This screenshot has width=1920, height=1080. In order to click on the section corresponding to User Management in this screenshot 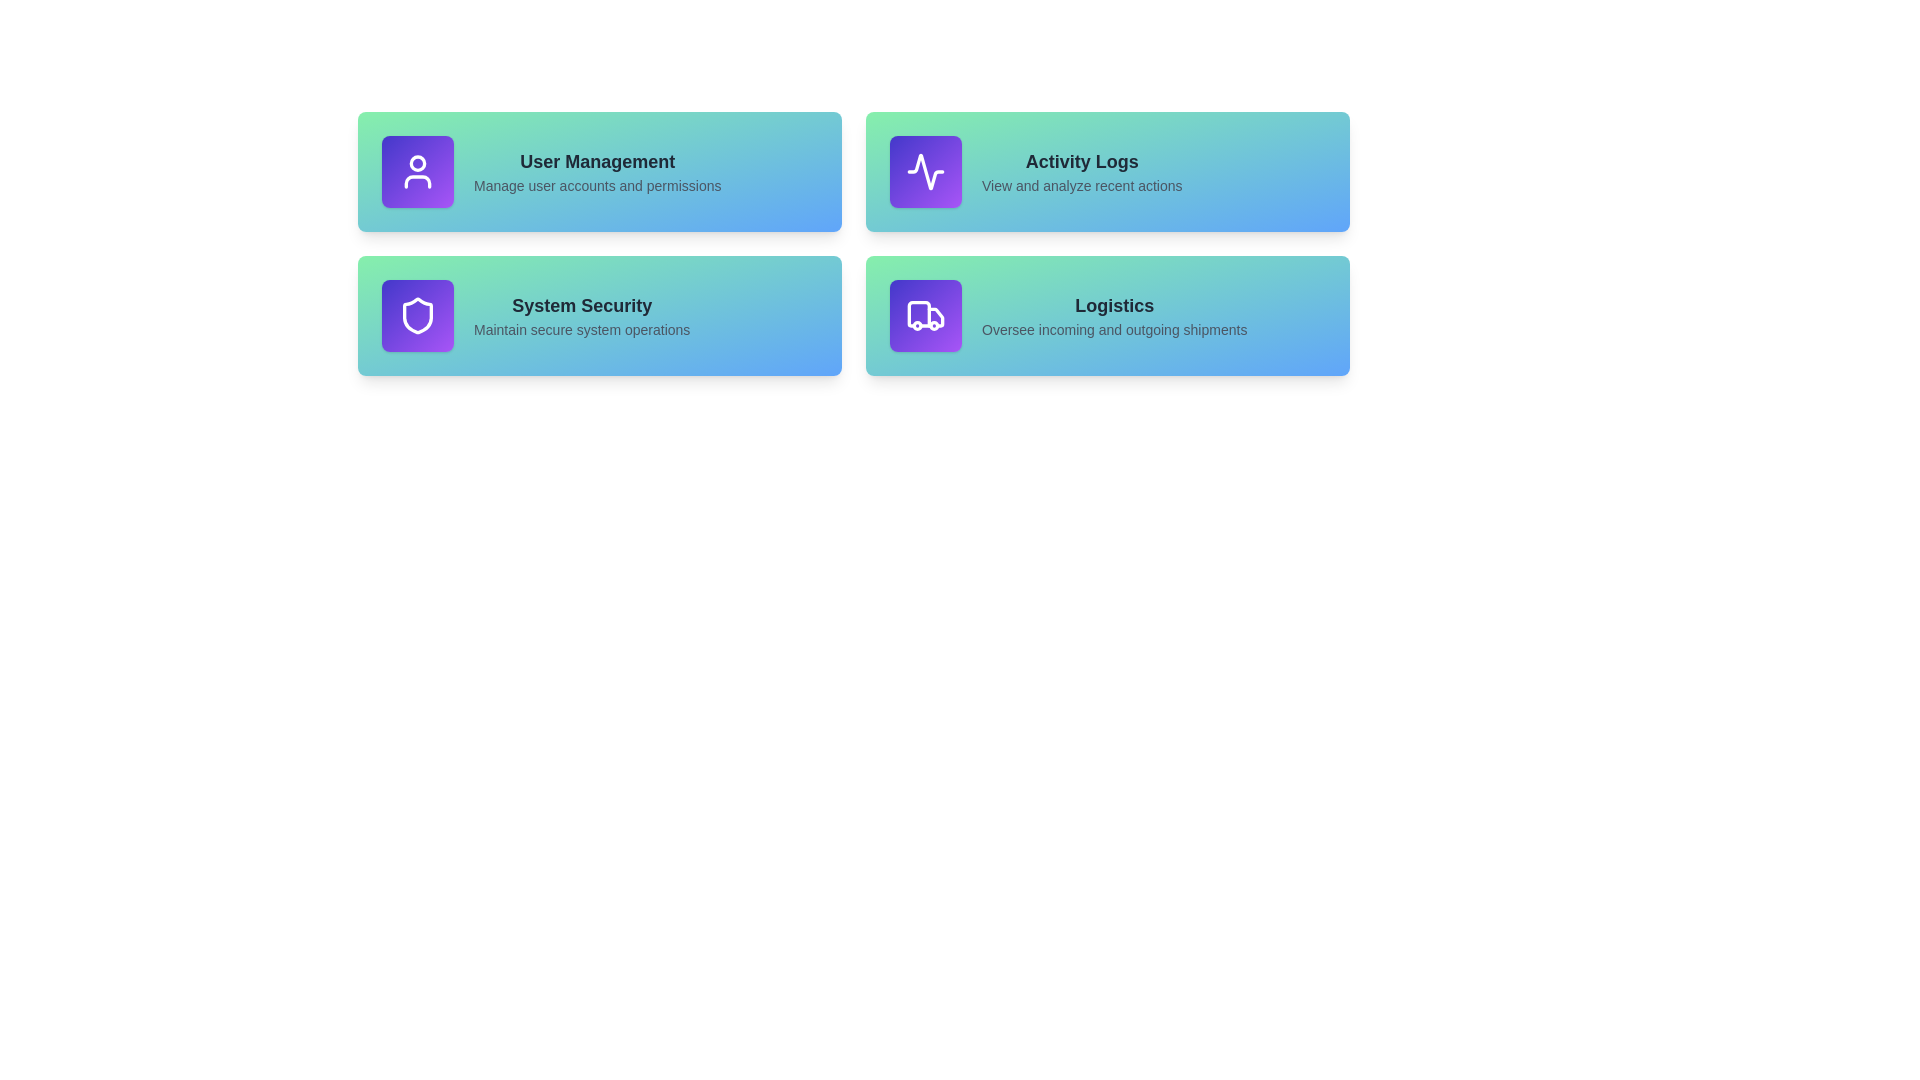, I will do `click(599, 171)`.